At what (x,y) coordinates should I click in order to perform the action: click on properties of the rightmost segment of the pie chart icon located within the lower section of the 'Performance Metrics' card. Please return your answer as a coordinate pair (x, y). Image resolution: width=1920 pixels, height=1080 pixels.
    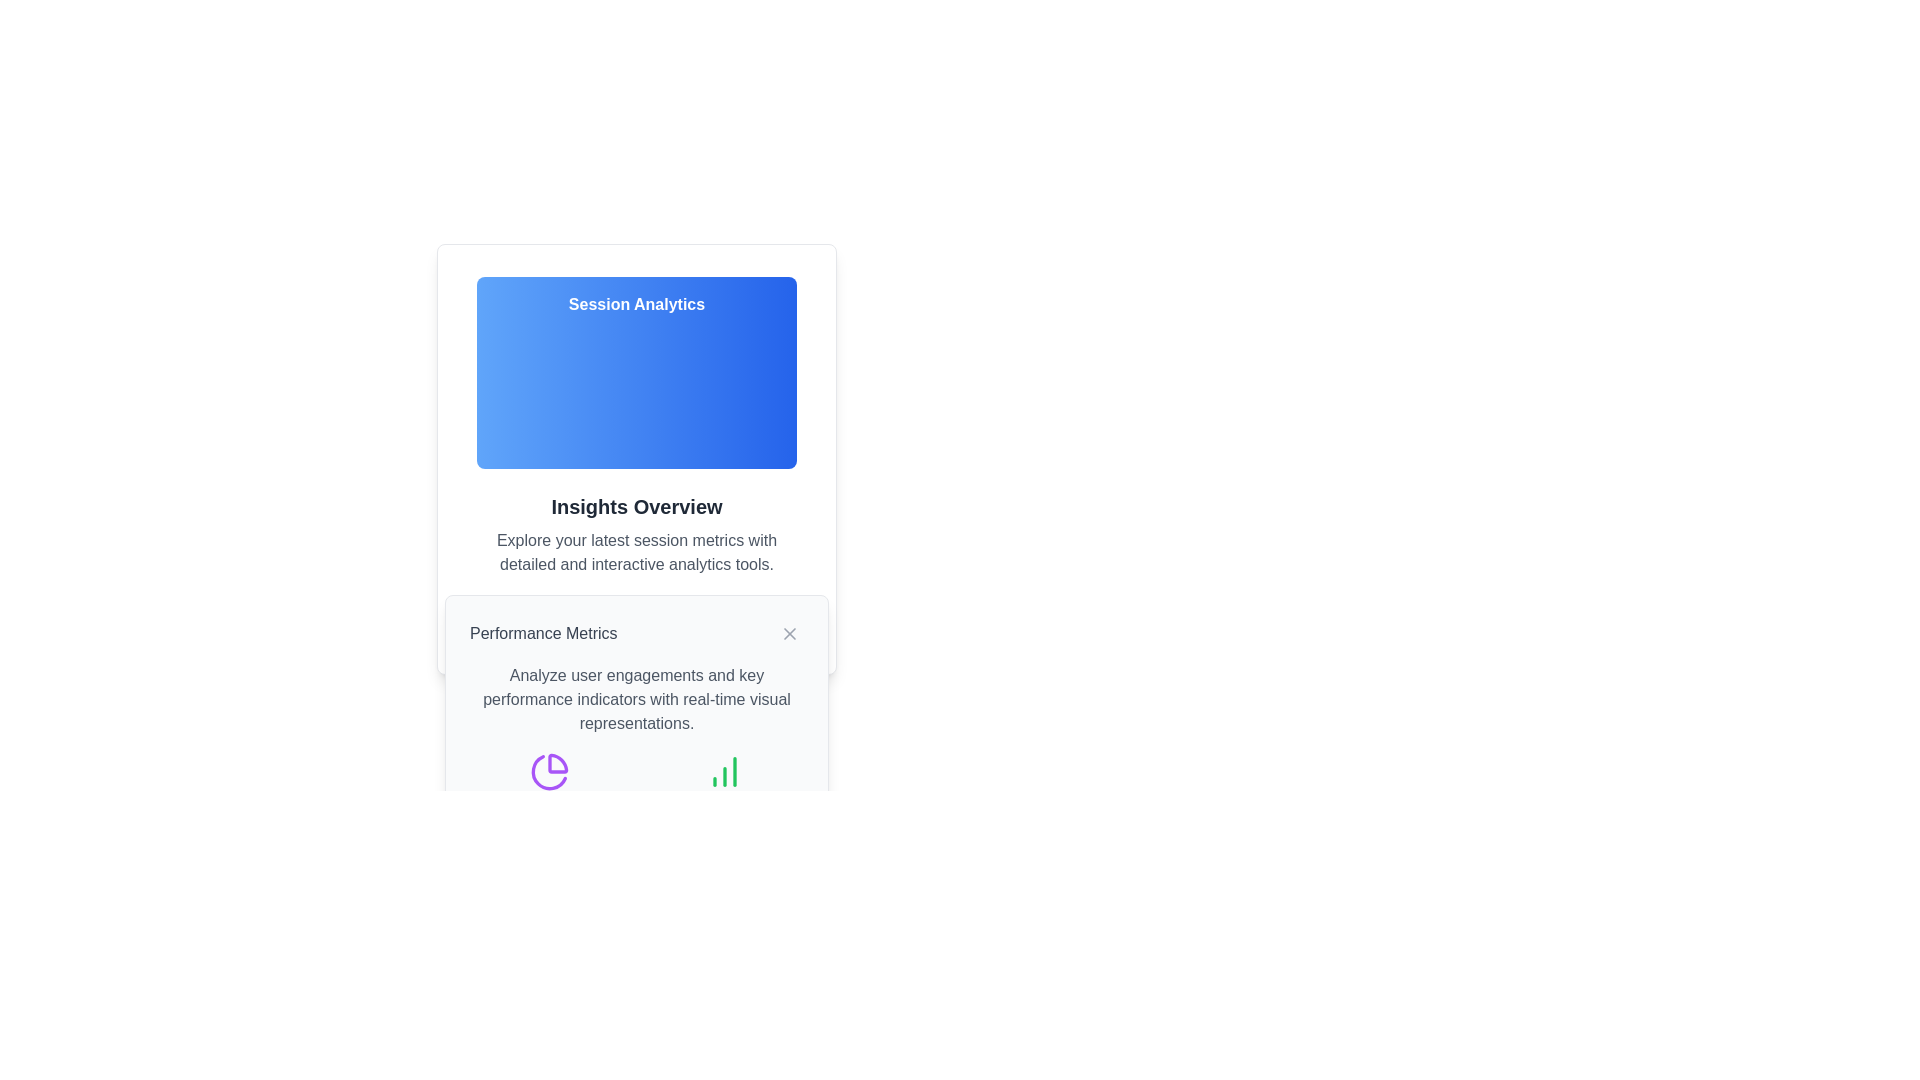
    Looking at the image, I should click on (557, 763).